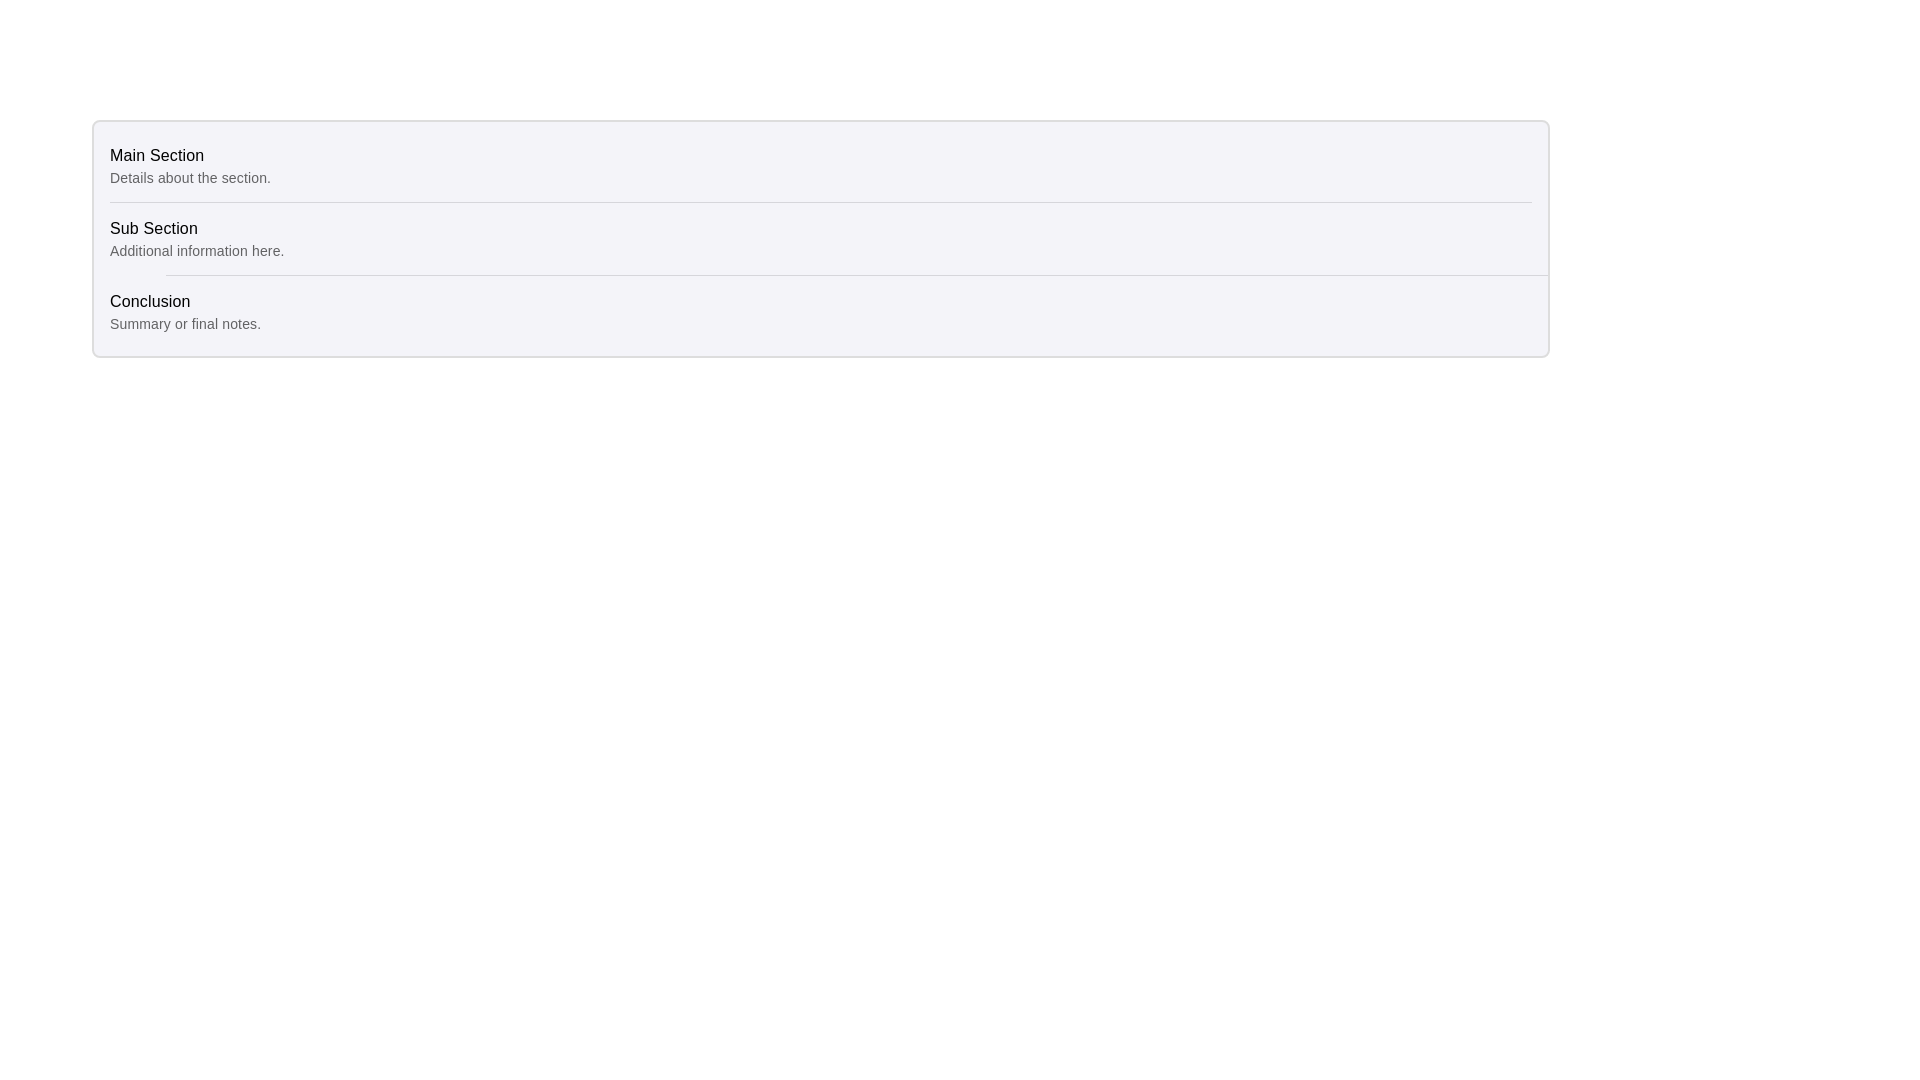  I want to click on the first list item that displays a title and a descriptive subtitle, so click(820, 164).